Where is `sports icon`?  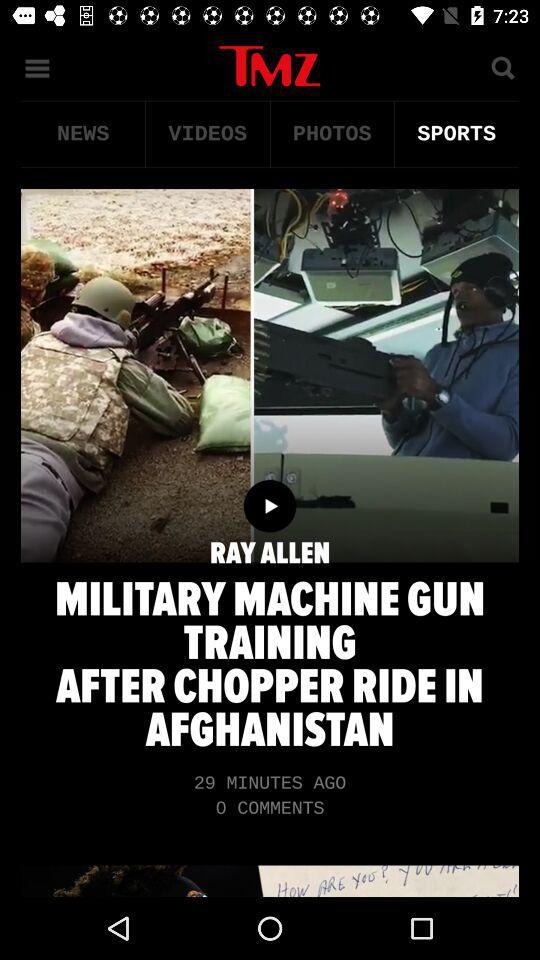 sports icon is located at coordinates (456, 133).